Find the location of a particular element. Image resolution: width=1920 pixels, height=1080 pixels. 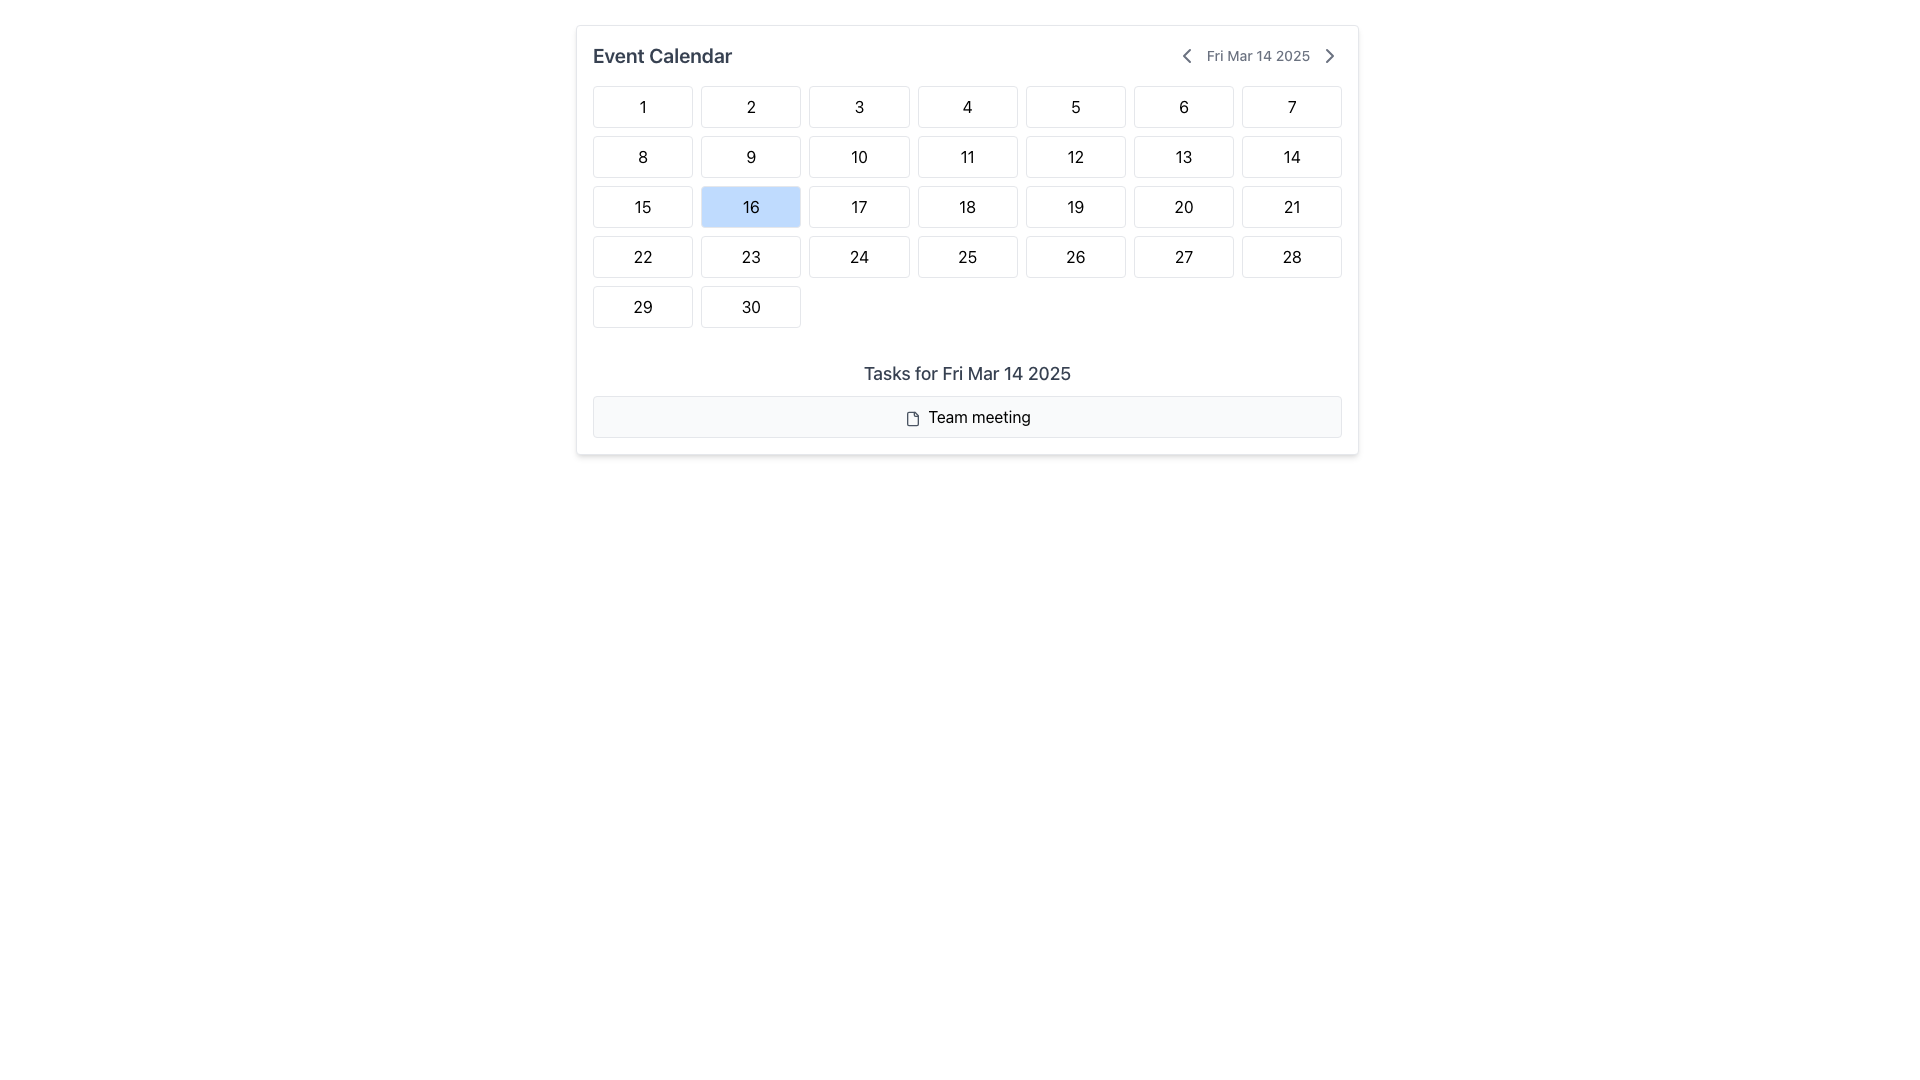

the square-shaped button with the number '3' in bold text is located at coordinates (859, 107).